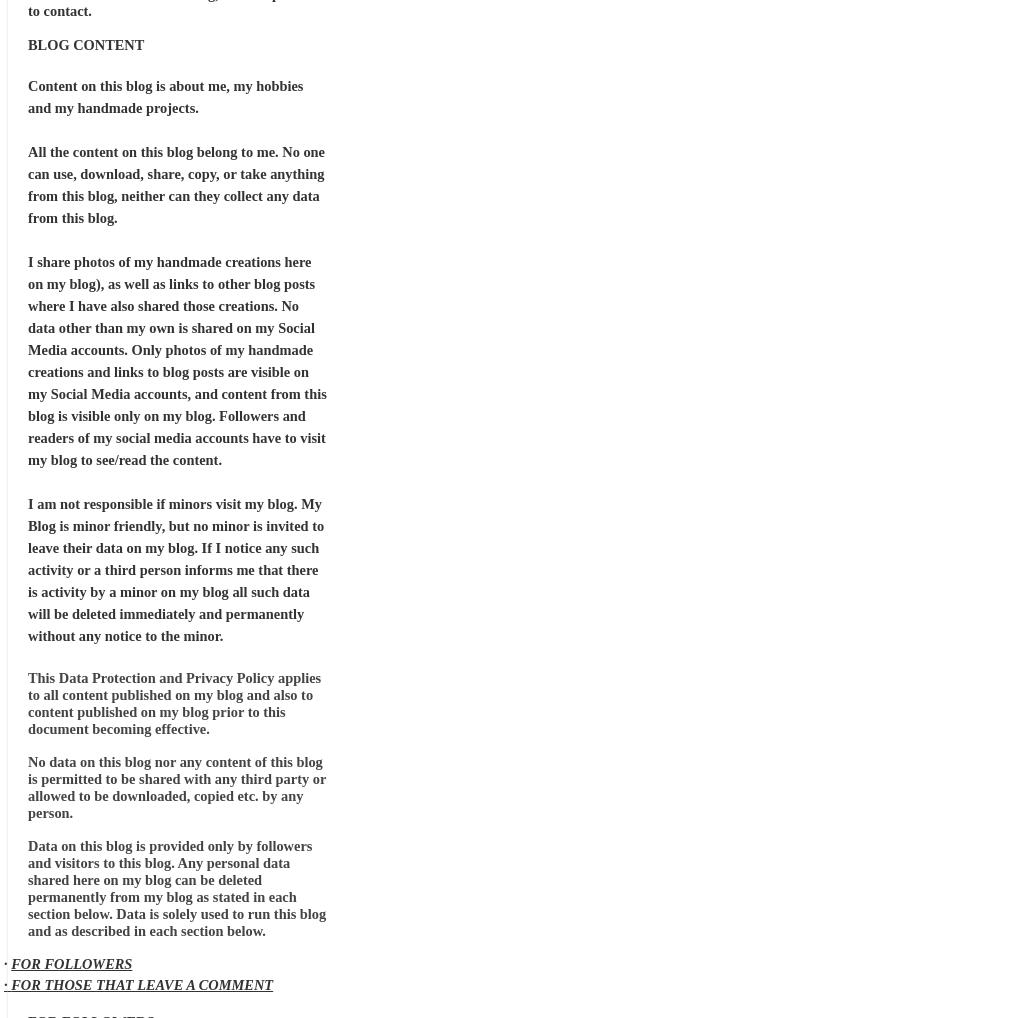 Image resolution: width=1028 pixels, height=1018 pixels. Describe the element at coordinates (177, 888) in the screenshot. I see `'Data on this blog is provided only by followers and visitors to this blog.  Any personal data shared here on my blog can be deleted permanently from my blog as stated in each section below.  Data is solely used to run this blog and as described in each section below.'` at that location.